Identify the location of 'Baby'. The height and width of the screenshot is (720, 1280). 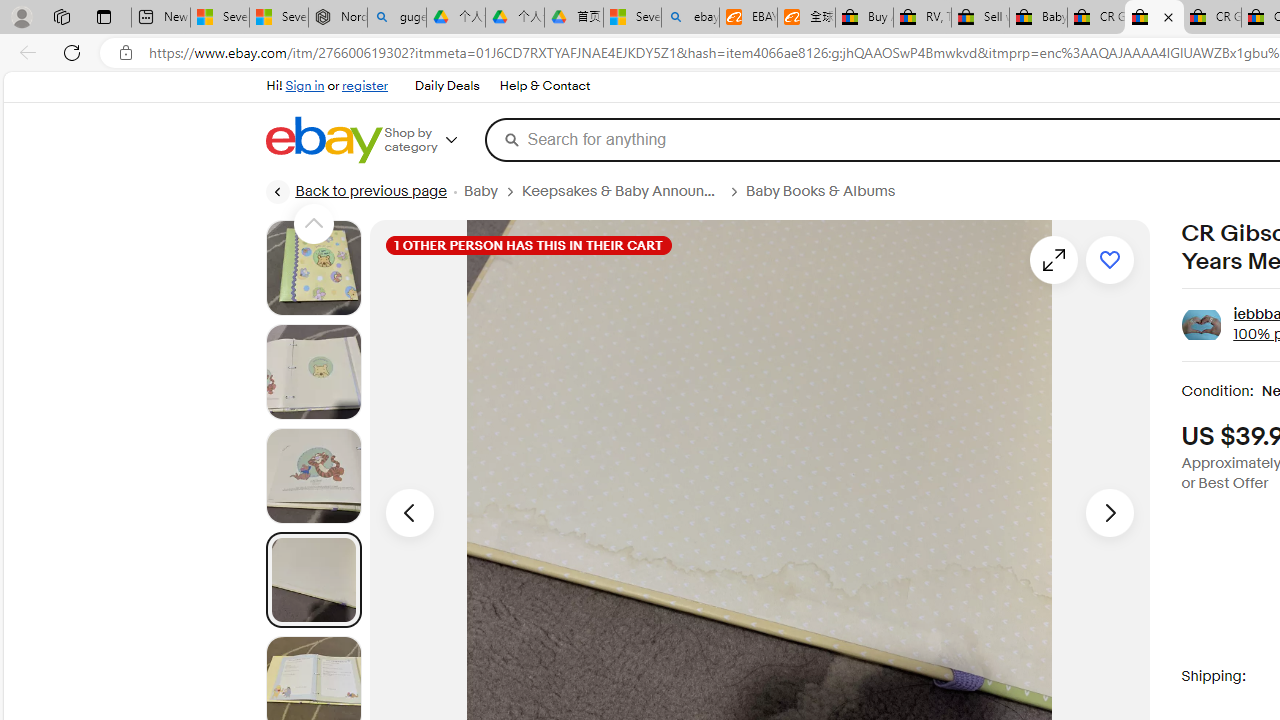
(480, 191).